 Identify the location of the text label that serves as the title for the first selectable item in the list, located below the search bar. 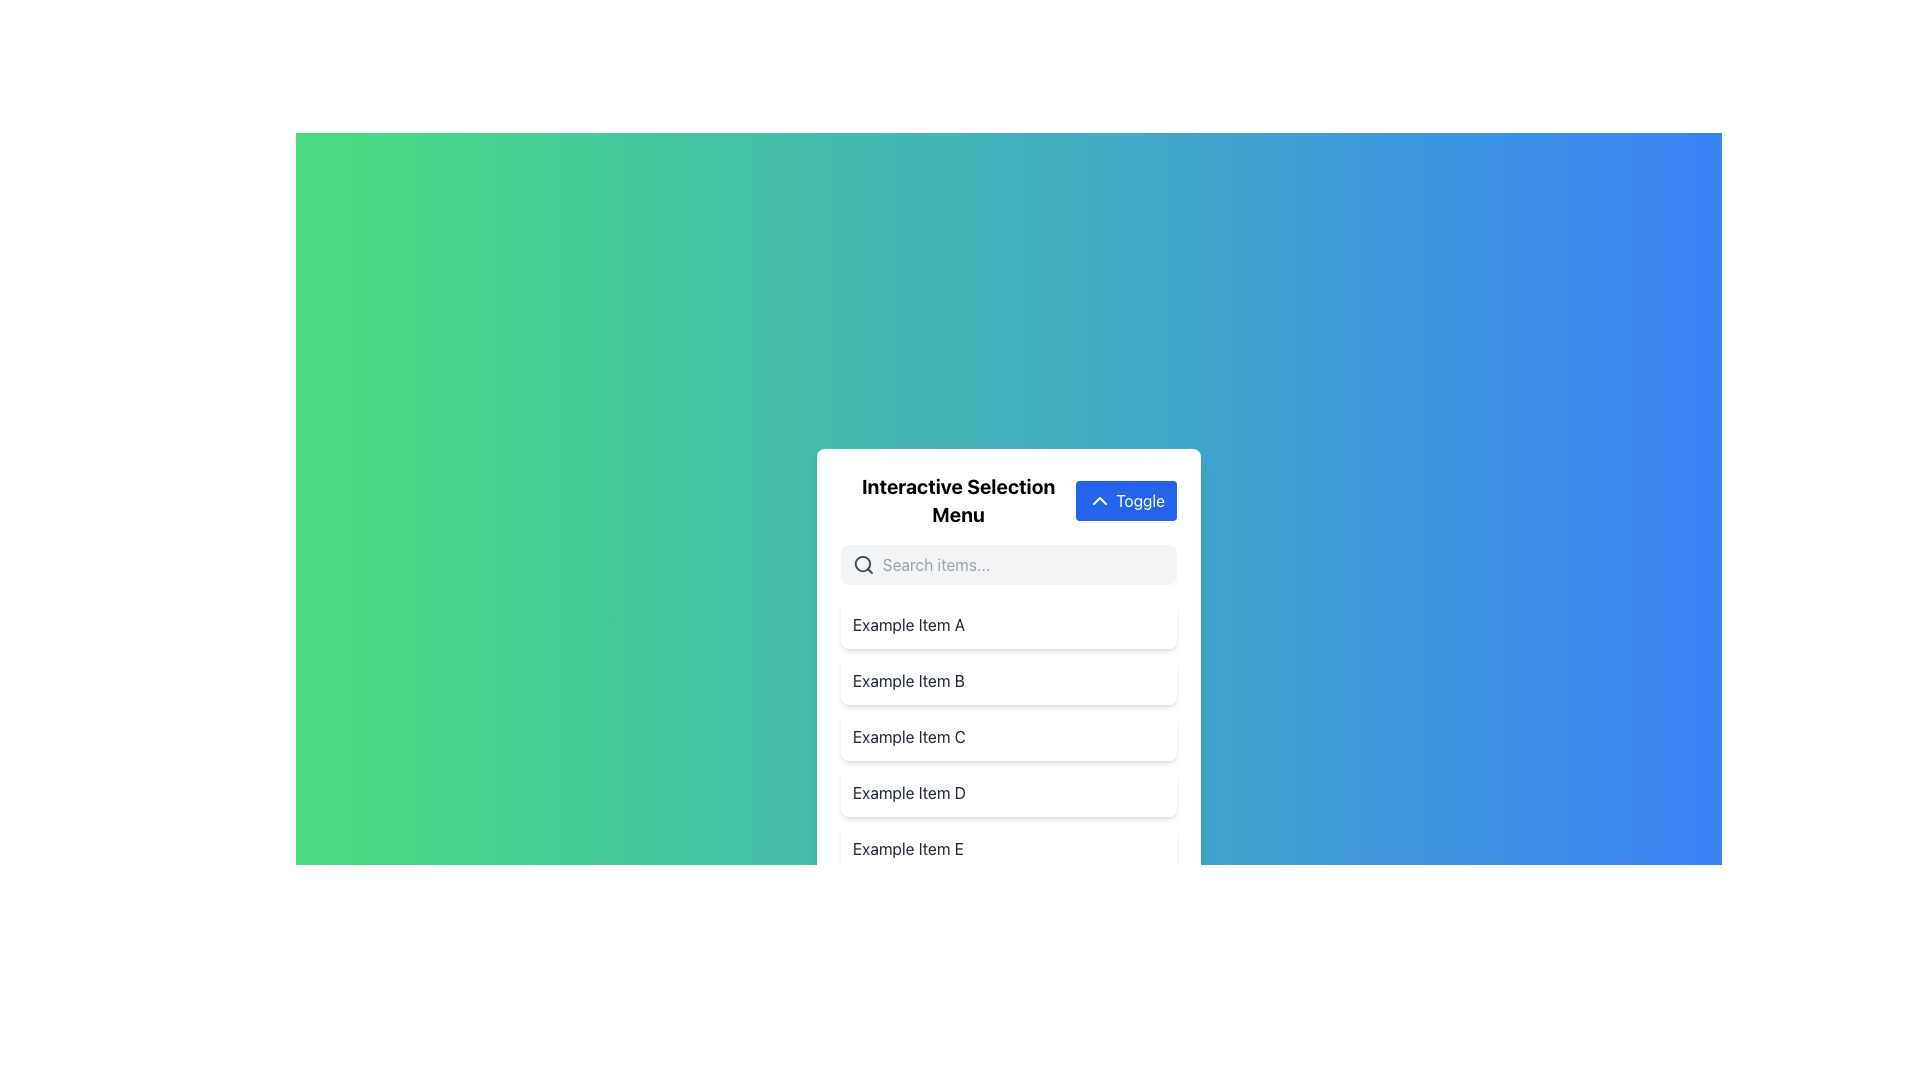
(908, 623).